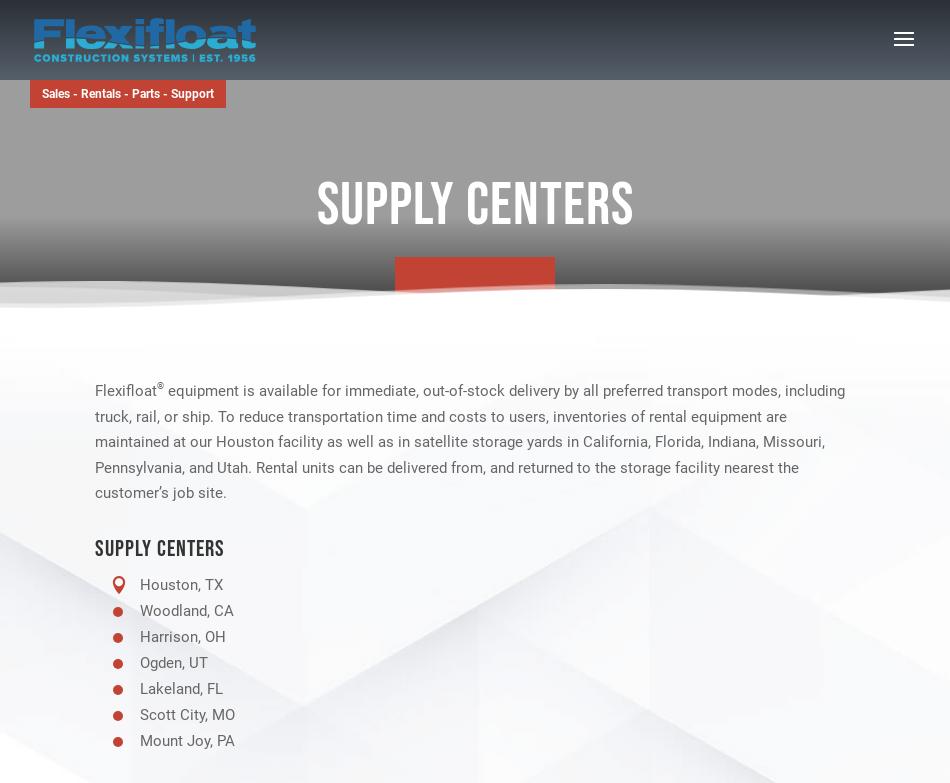 This screenshot has width=950, height=783. I want to click on 'Flexifloat', so click(125, 391).